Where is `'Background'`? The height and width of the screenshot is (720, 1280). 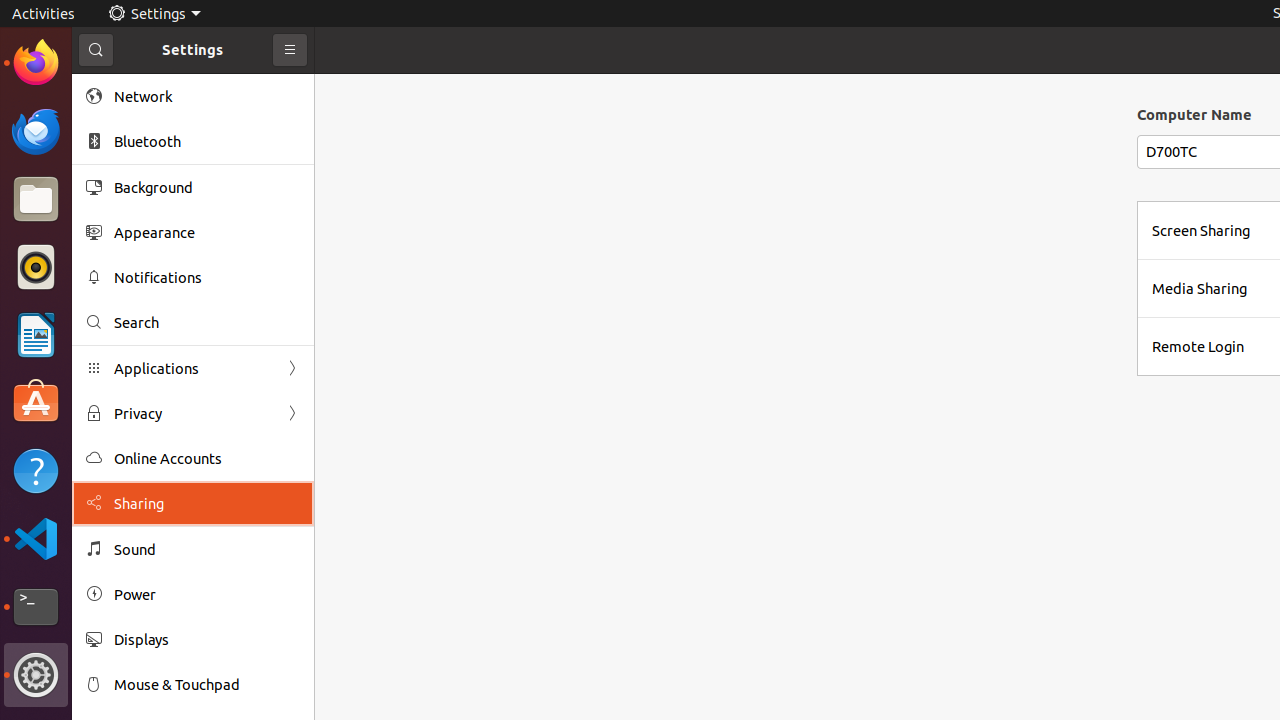
'Background' is located at coordinates (206, 187).